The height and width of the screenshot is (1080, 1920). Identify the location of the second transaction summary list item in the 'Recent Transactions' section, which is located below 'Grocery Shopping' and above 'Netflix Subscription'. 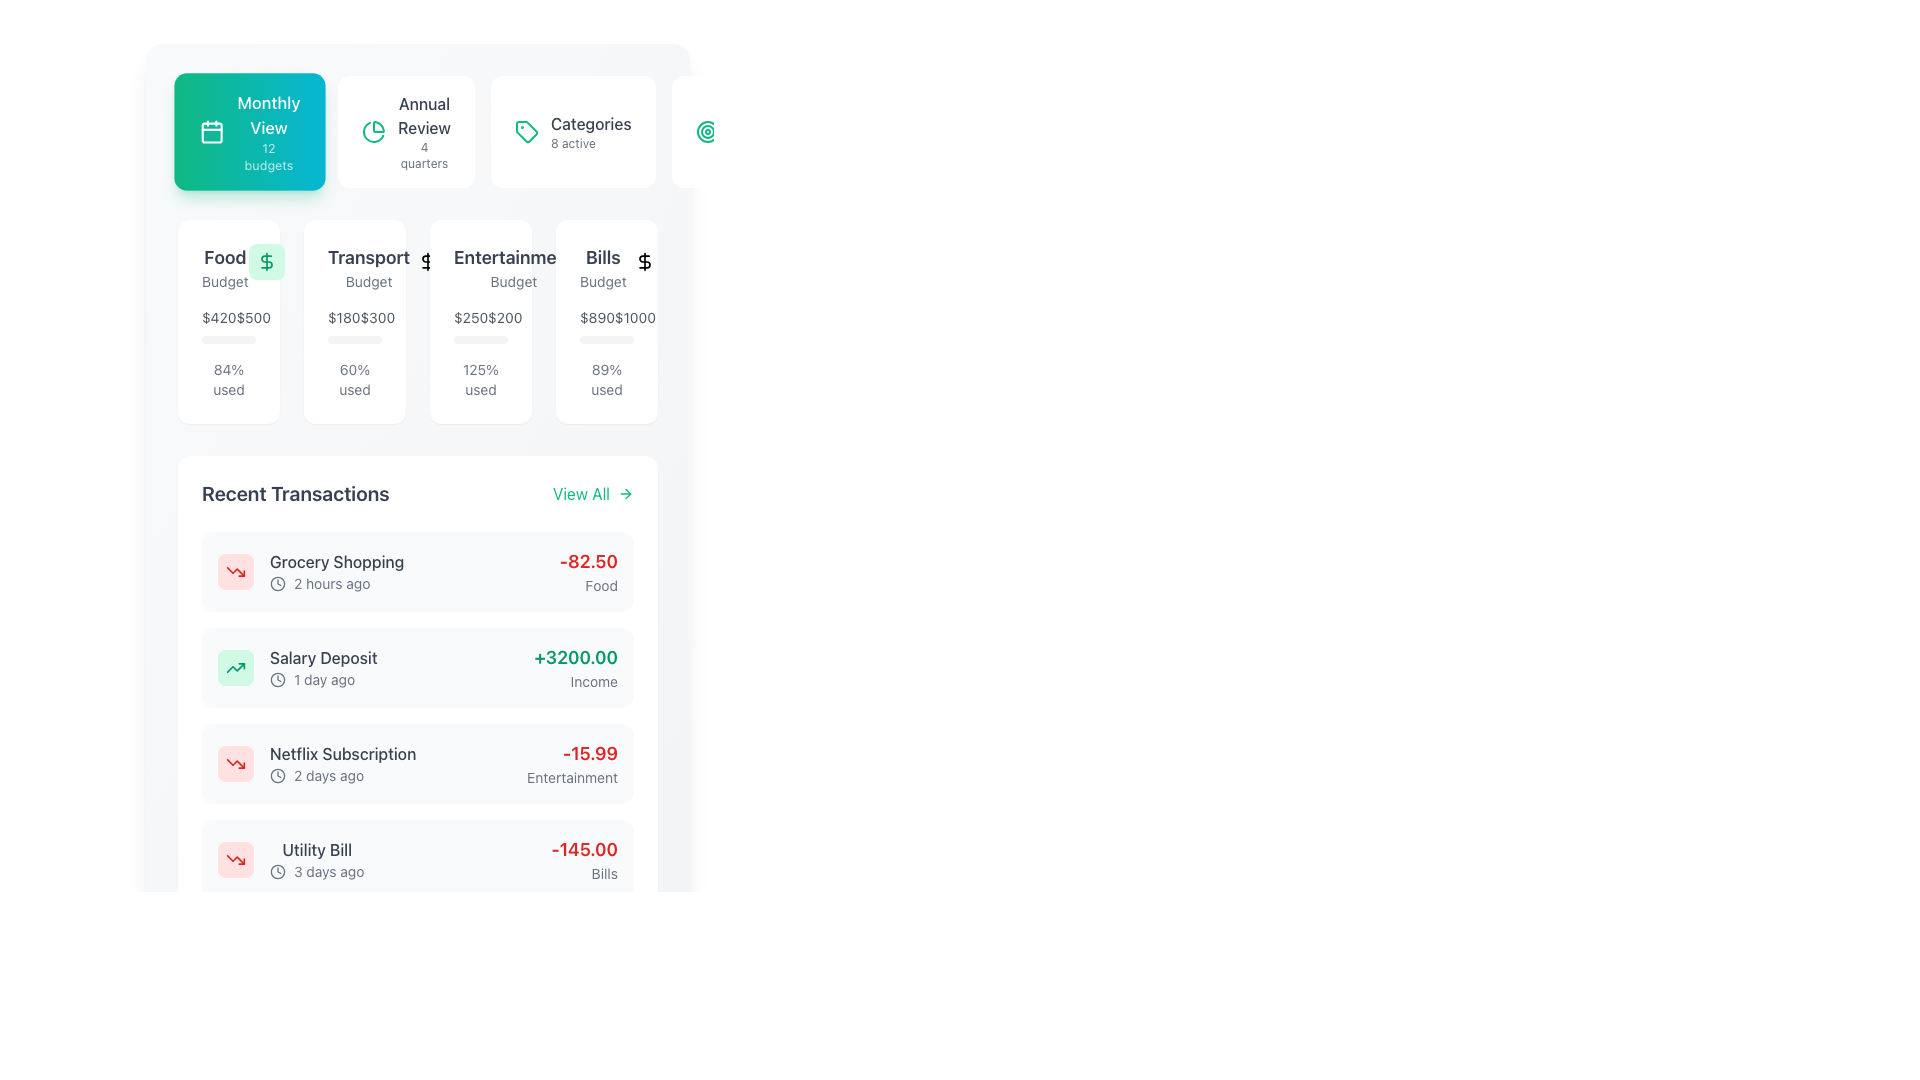
(296, 667).